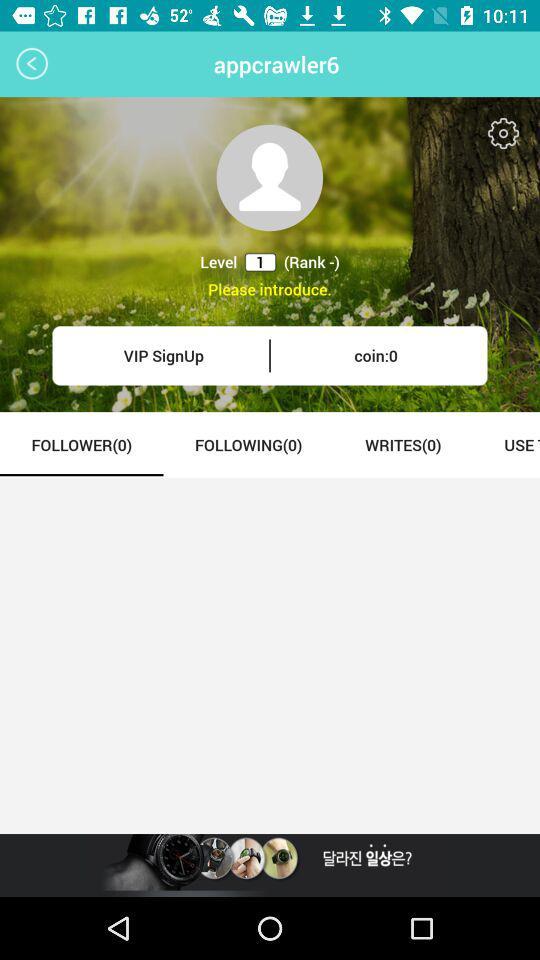 The width and height of the screenshot is (540, 960). I want to click on app below the vip signup, so click(80, 444).